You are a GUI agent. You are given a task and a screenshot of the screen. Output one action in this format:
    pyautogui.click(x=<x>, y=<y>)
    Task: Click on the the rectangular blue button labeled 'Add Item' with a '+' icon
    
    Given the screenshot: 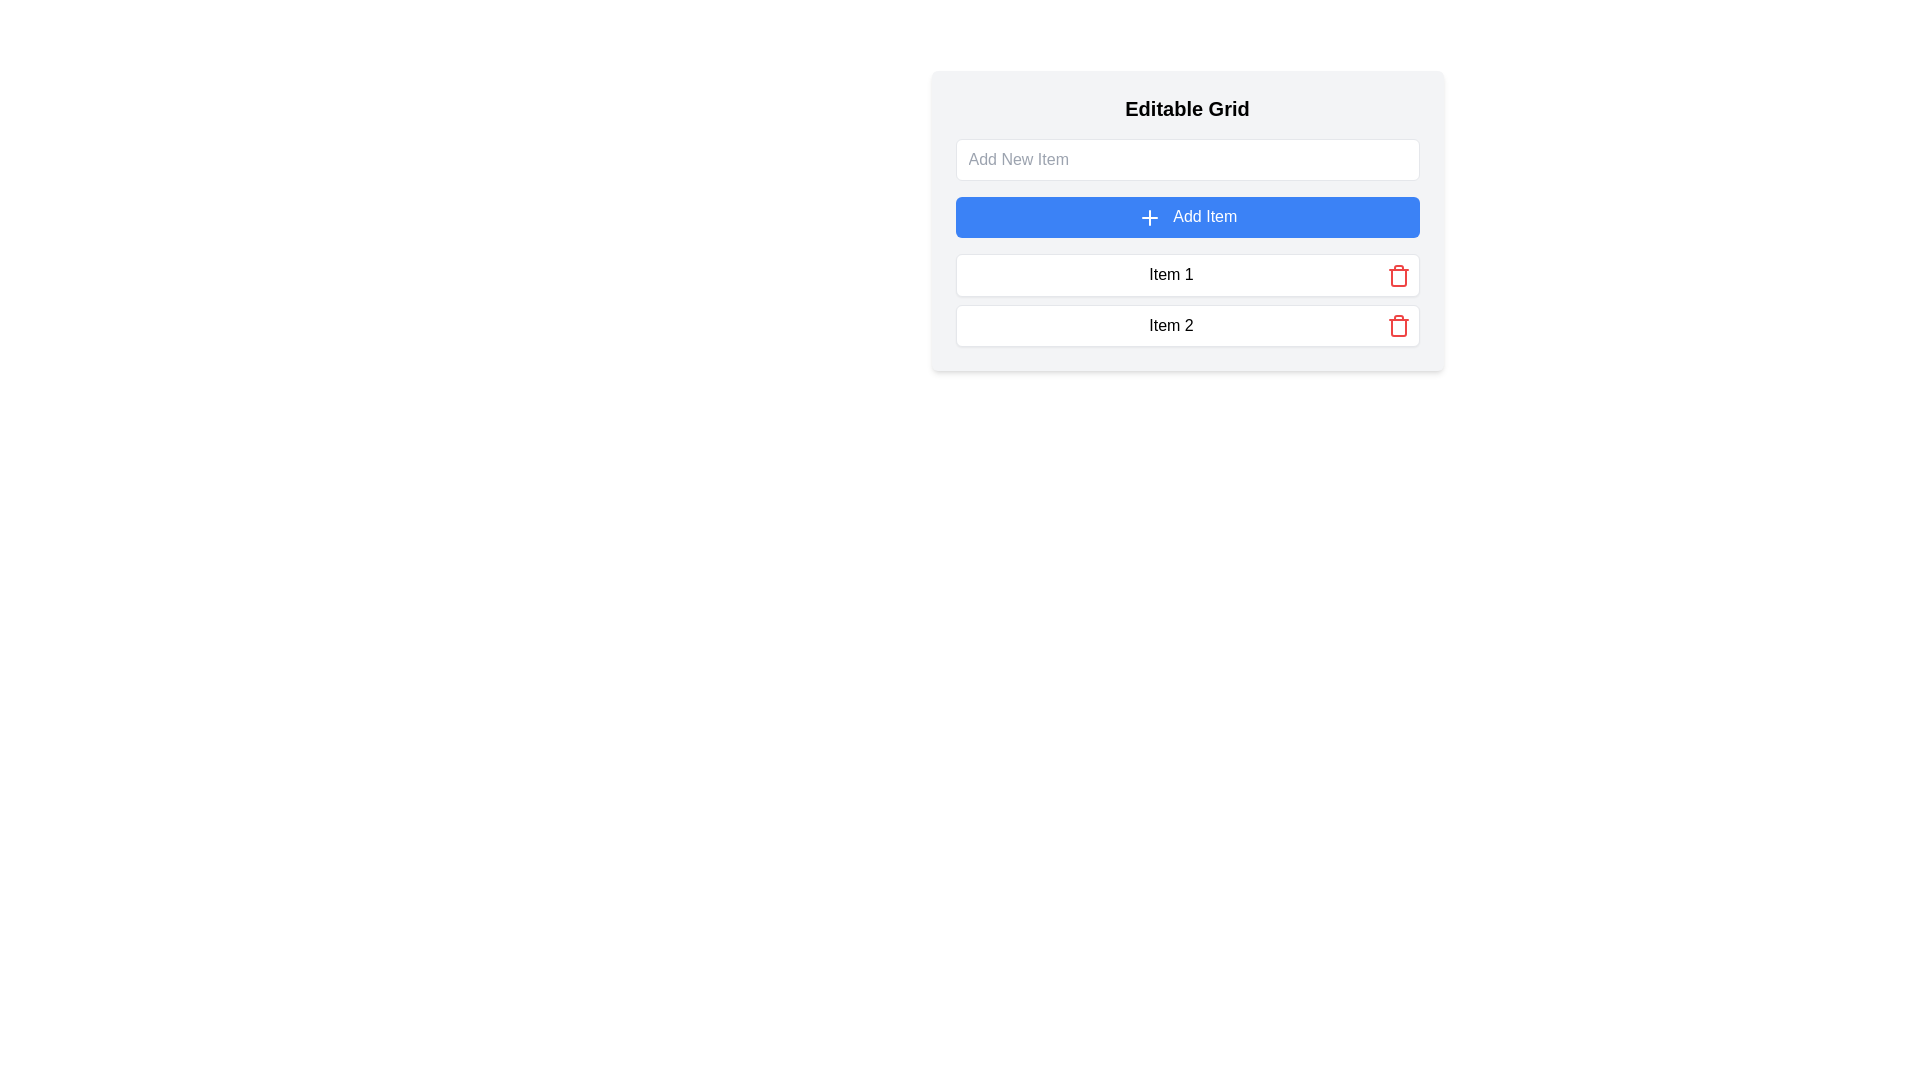 What is the action you would take?
    pyautogui.click(x=1187, y=221)
    